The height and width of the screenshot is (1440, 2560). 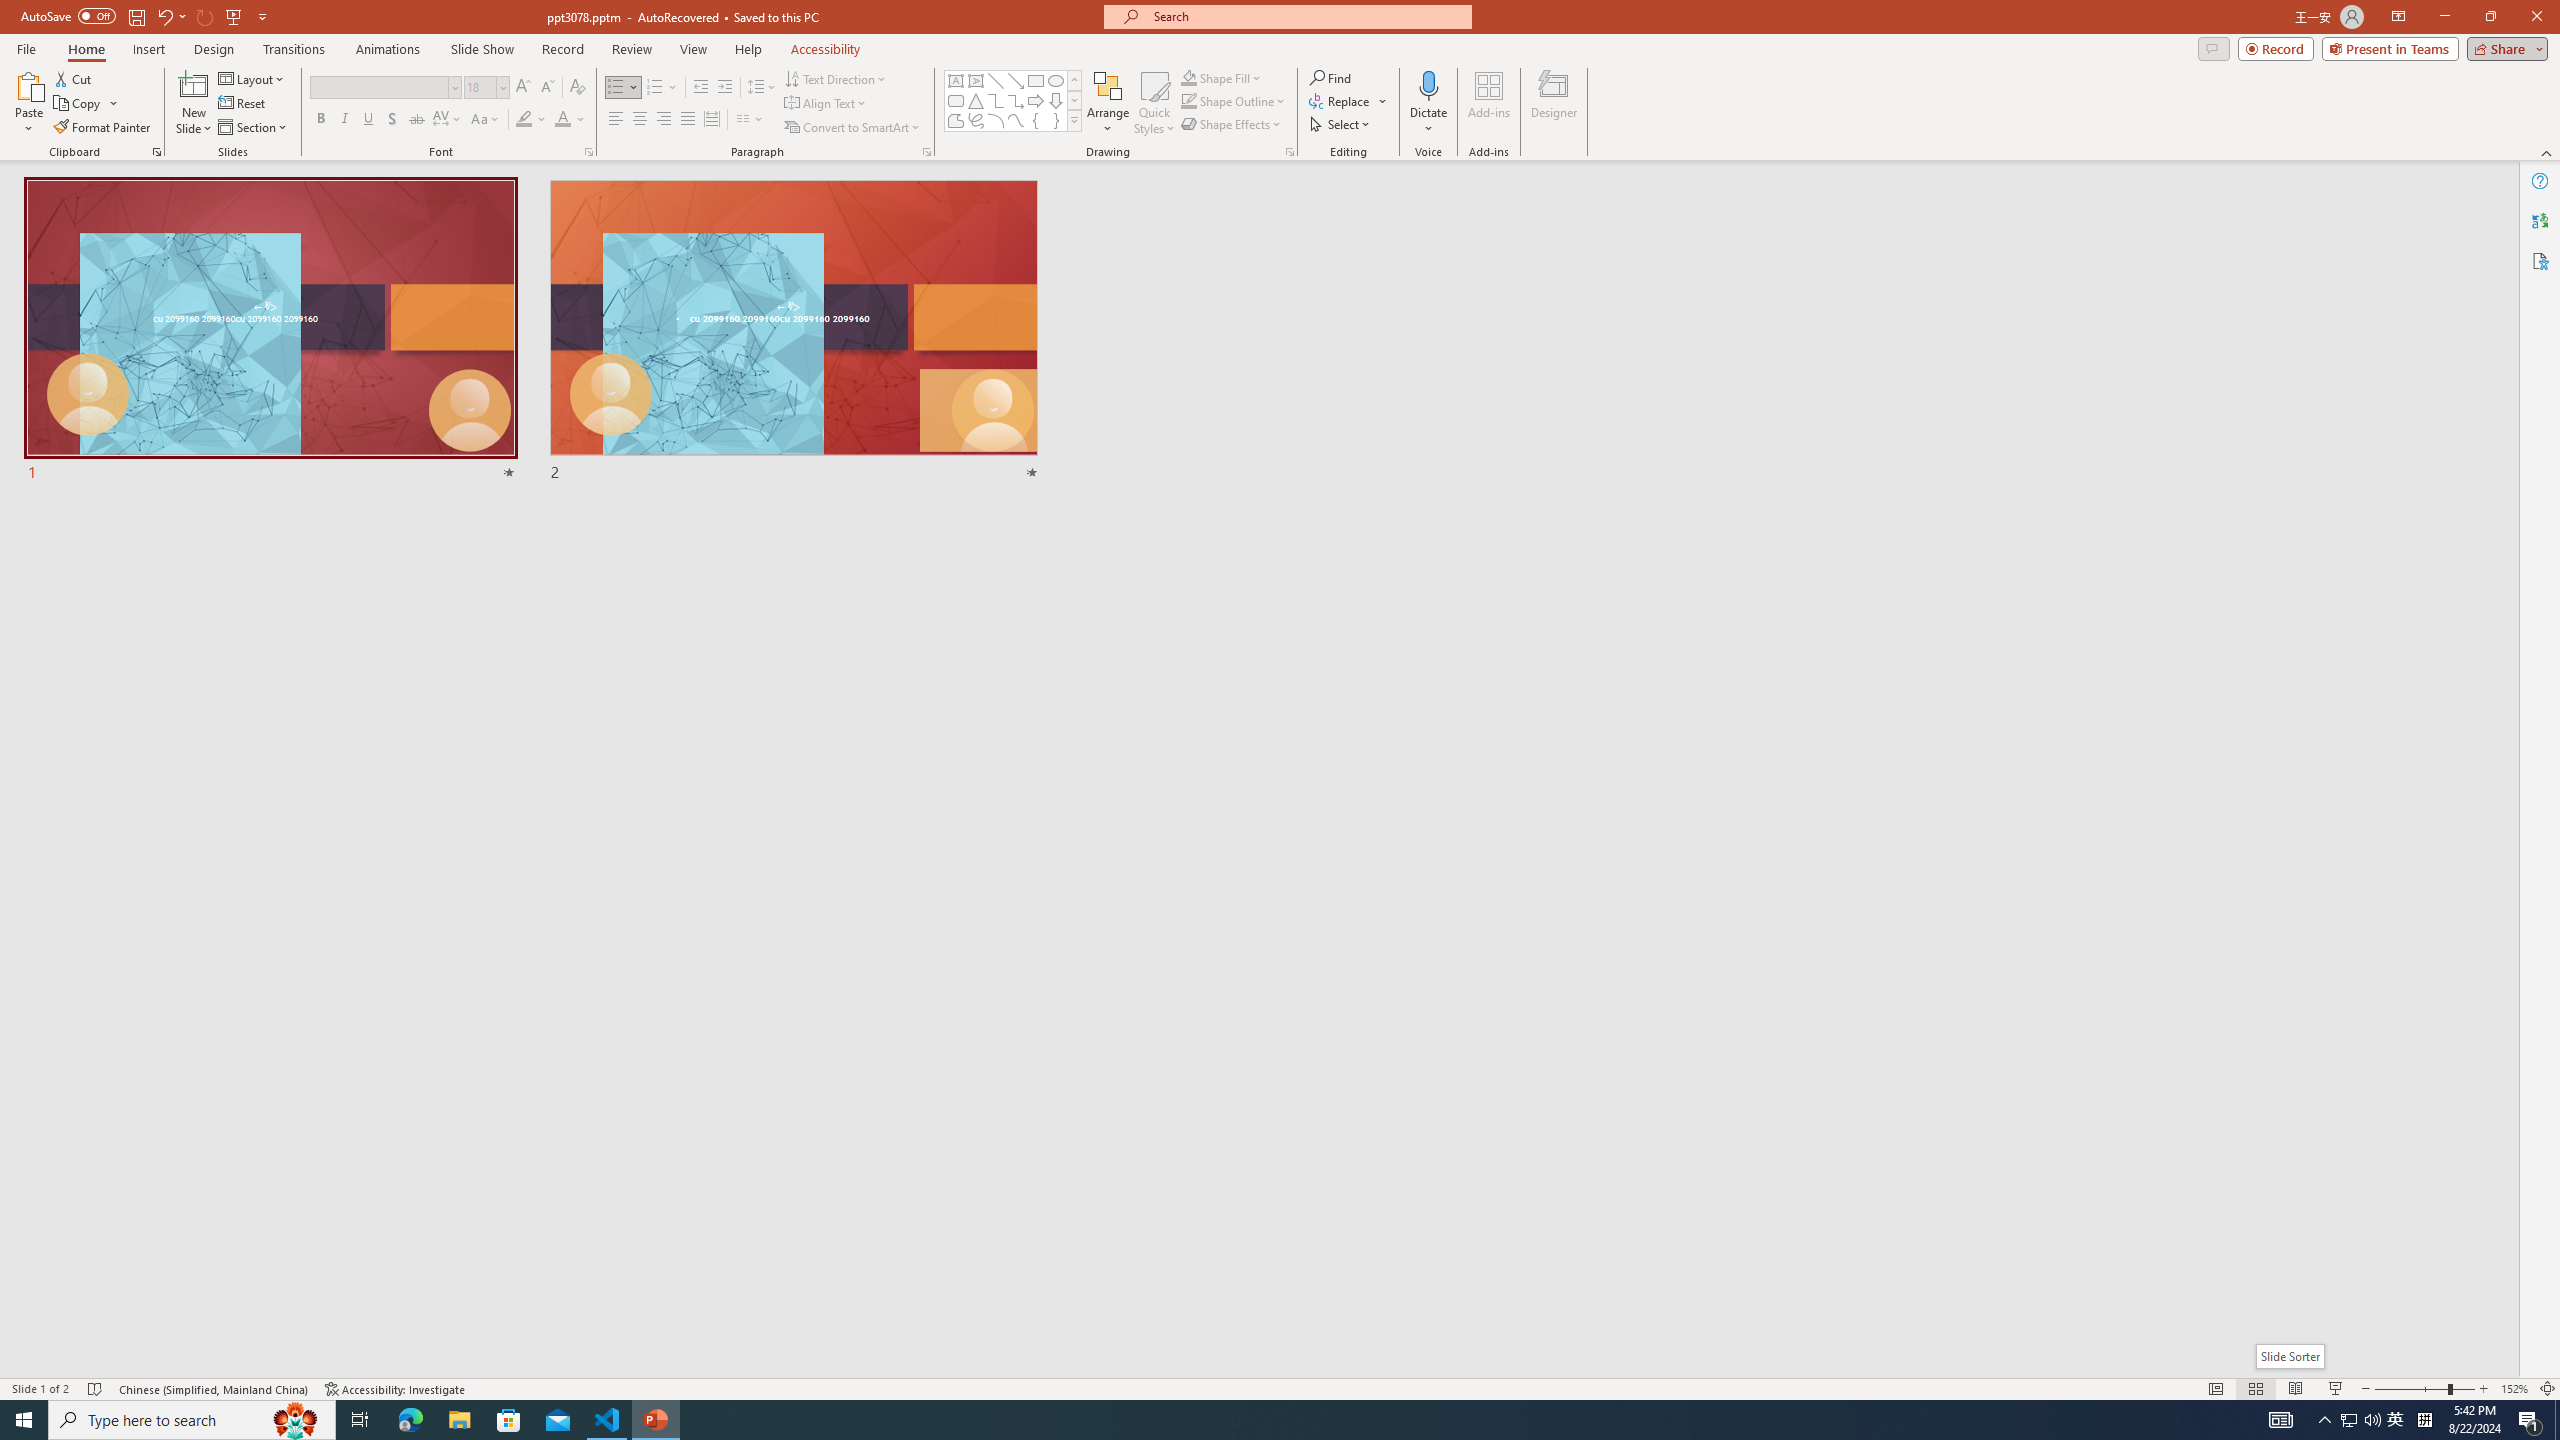 What do you see at coordinates (1189, 77) in the screenshot?
I see `'Shape Fill Dark Green, Accent 2'` at bounding box center [1189, 77].